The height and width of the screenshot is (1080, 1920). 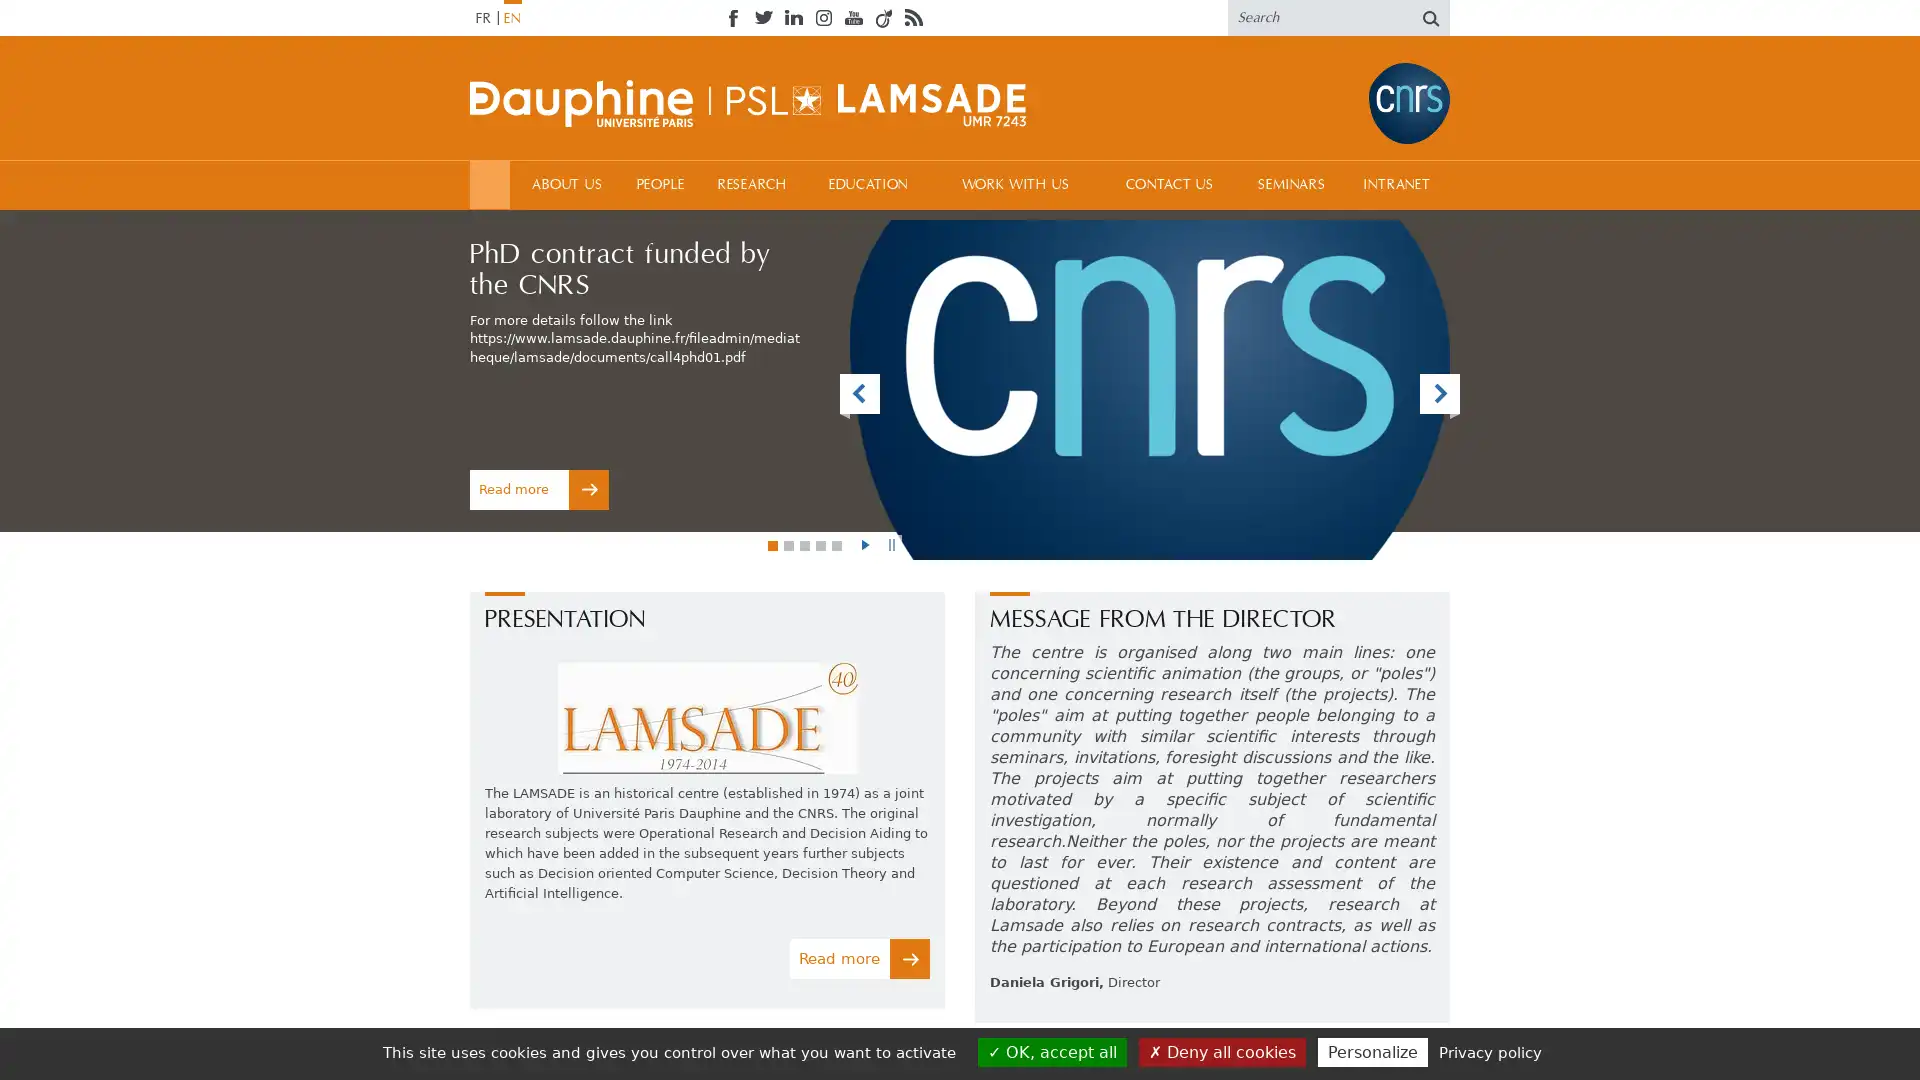 What do you see at coordinates (1220, 1051) in the screenshot?
I see `Deny all cookies` at bounding box center [1220, 1051].